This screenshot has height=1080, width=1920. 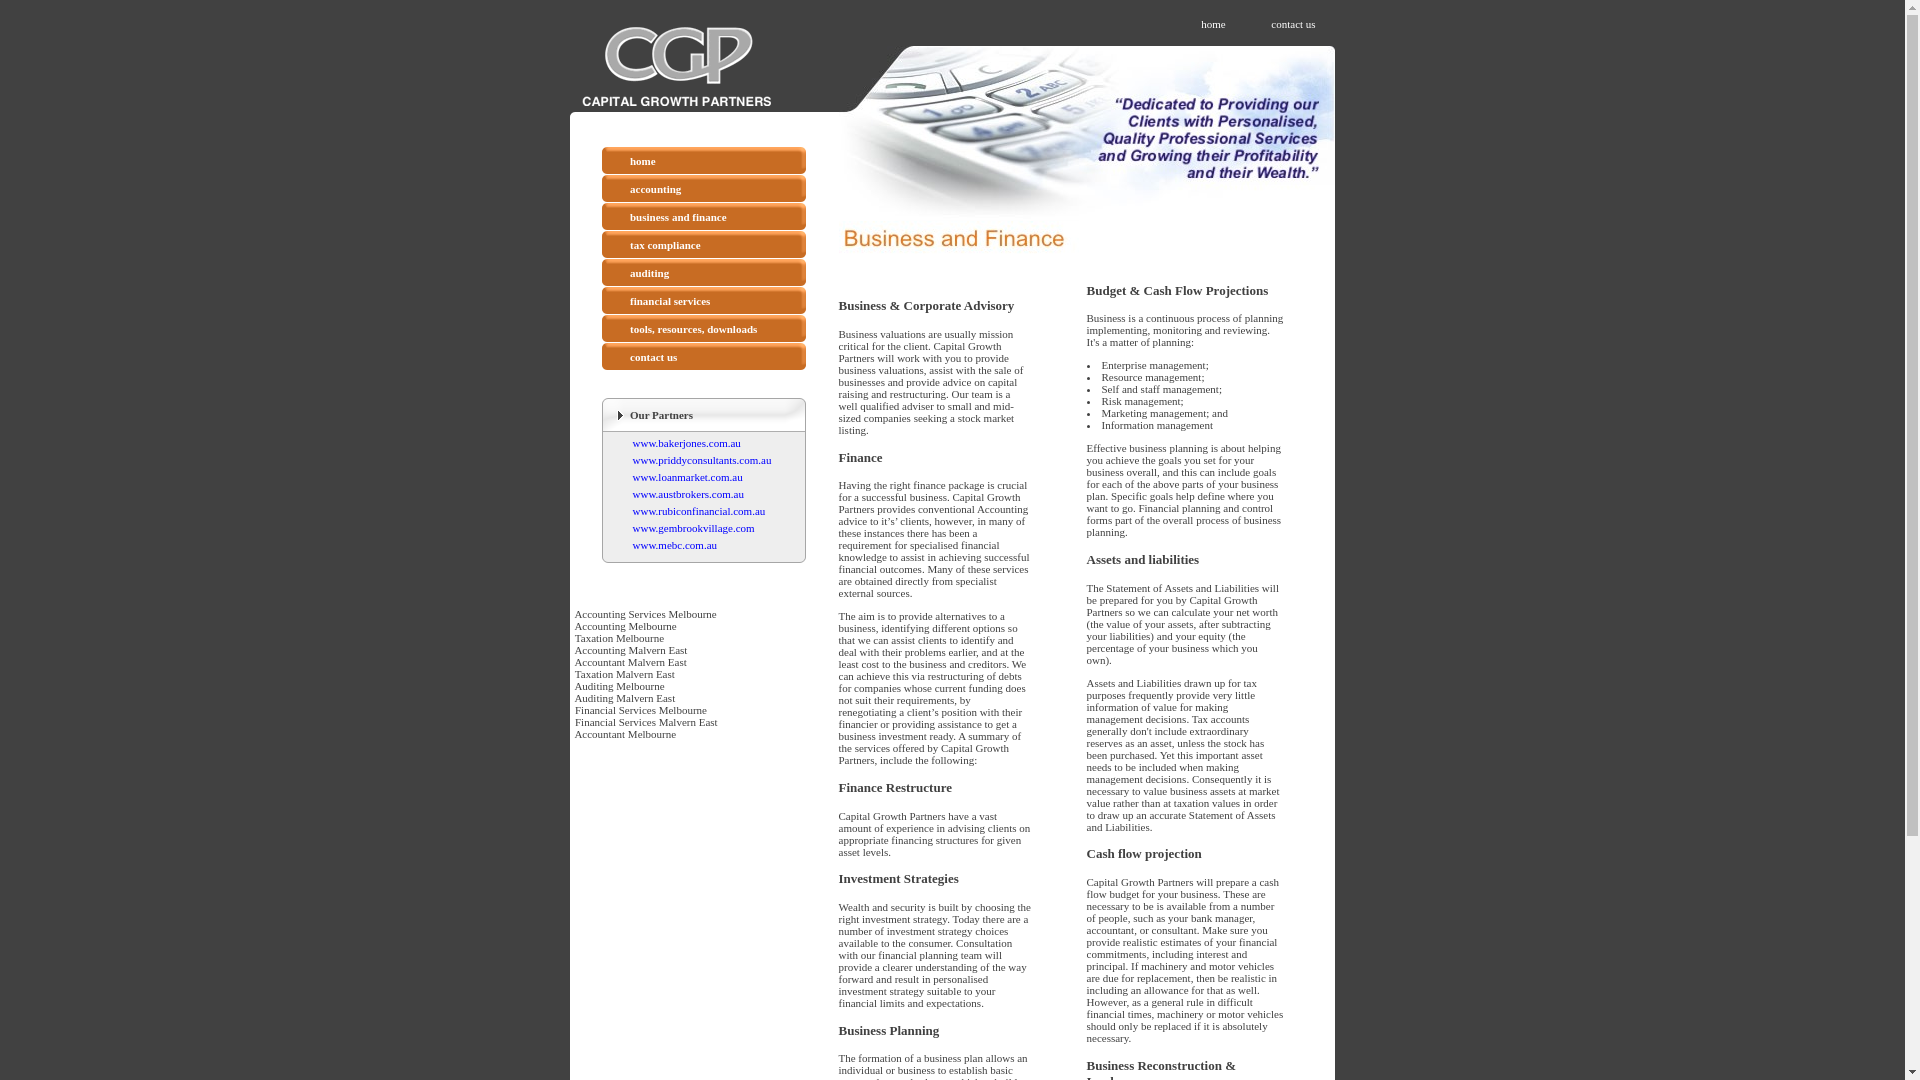 What do you see at coordinates (693, 327) in the screenshot?
I see `'tools, resources, downloads'` at bounding box center [693, 327].